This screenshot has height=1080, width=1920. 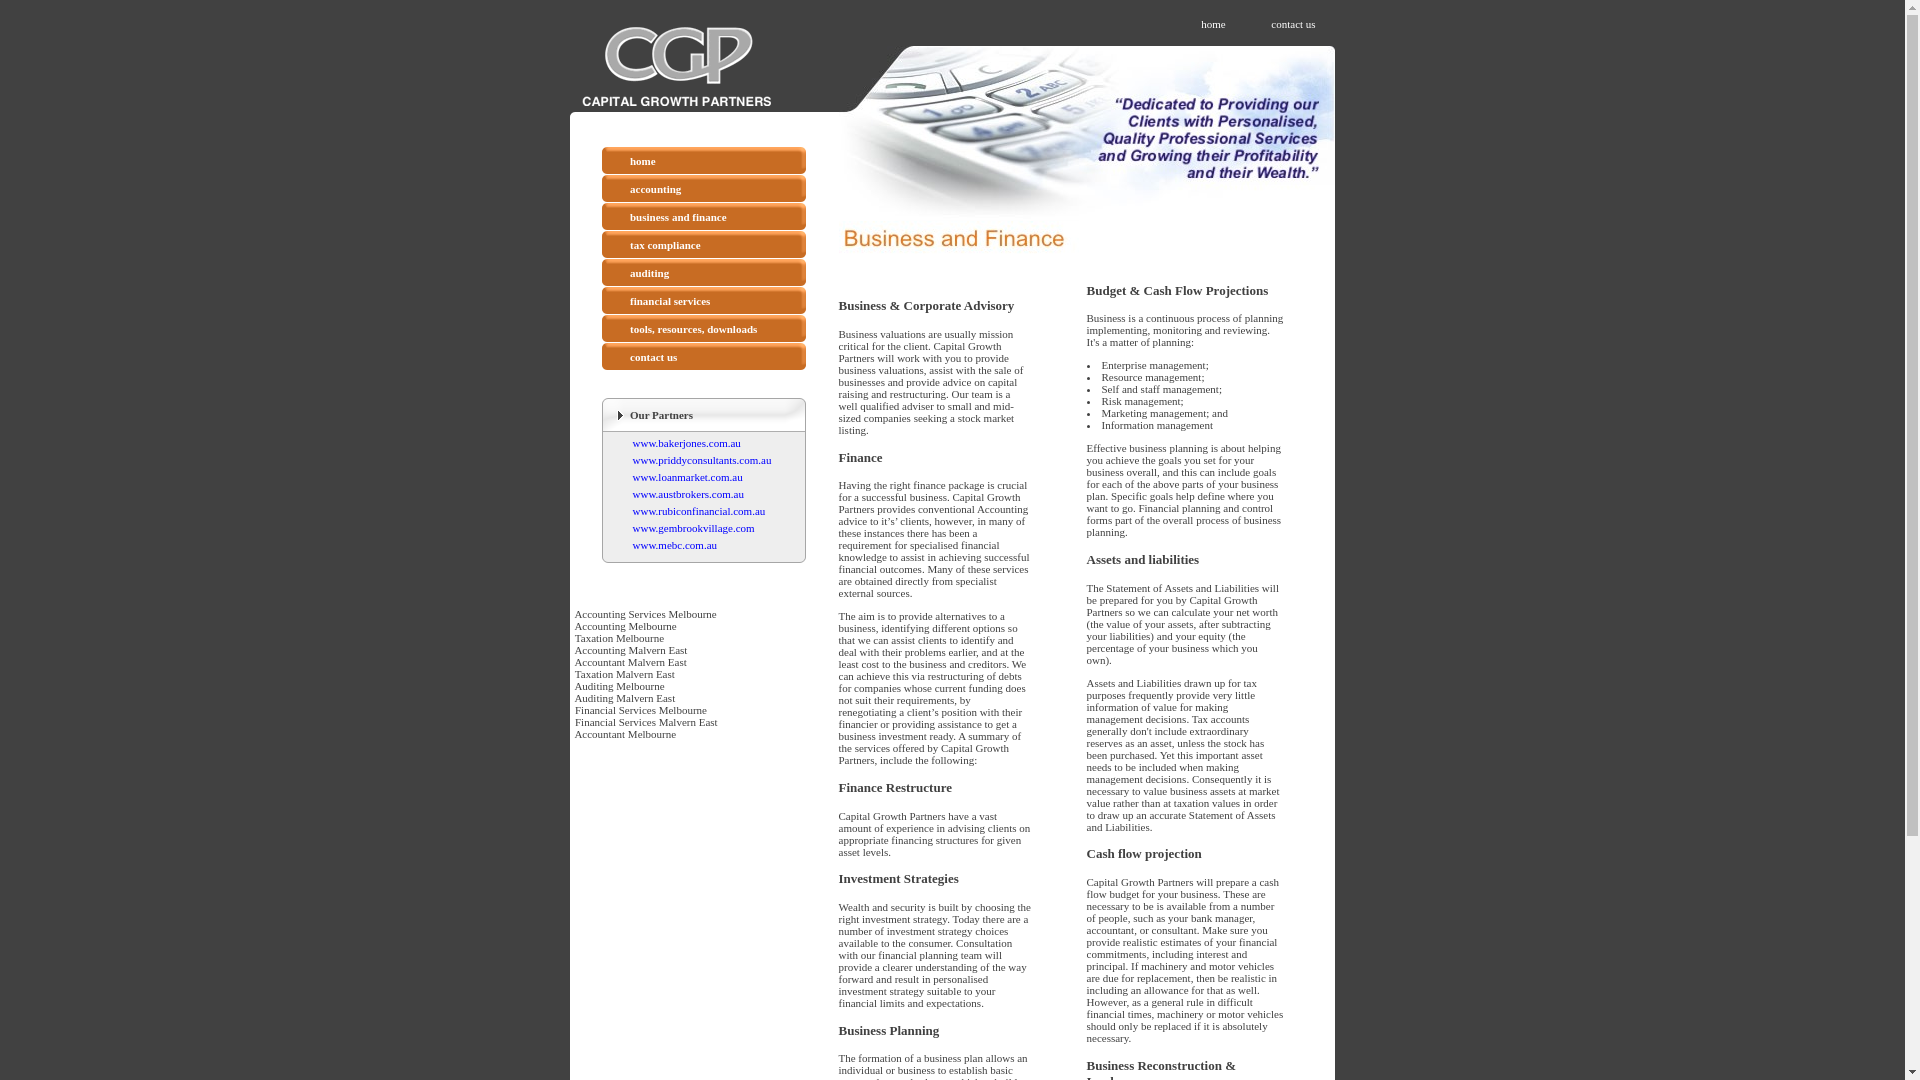 What do you see at coordinates (693, 327) in the screenshot?
I see `'tools, resources, downloads'` at bounding box center [693, 327].